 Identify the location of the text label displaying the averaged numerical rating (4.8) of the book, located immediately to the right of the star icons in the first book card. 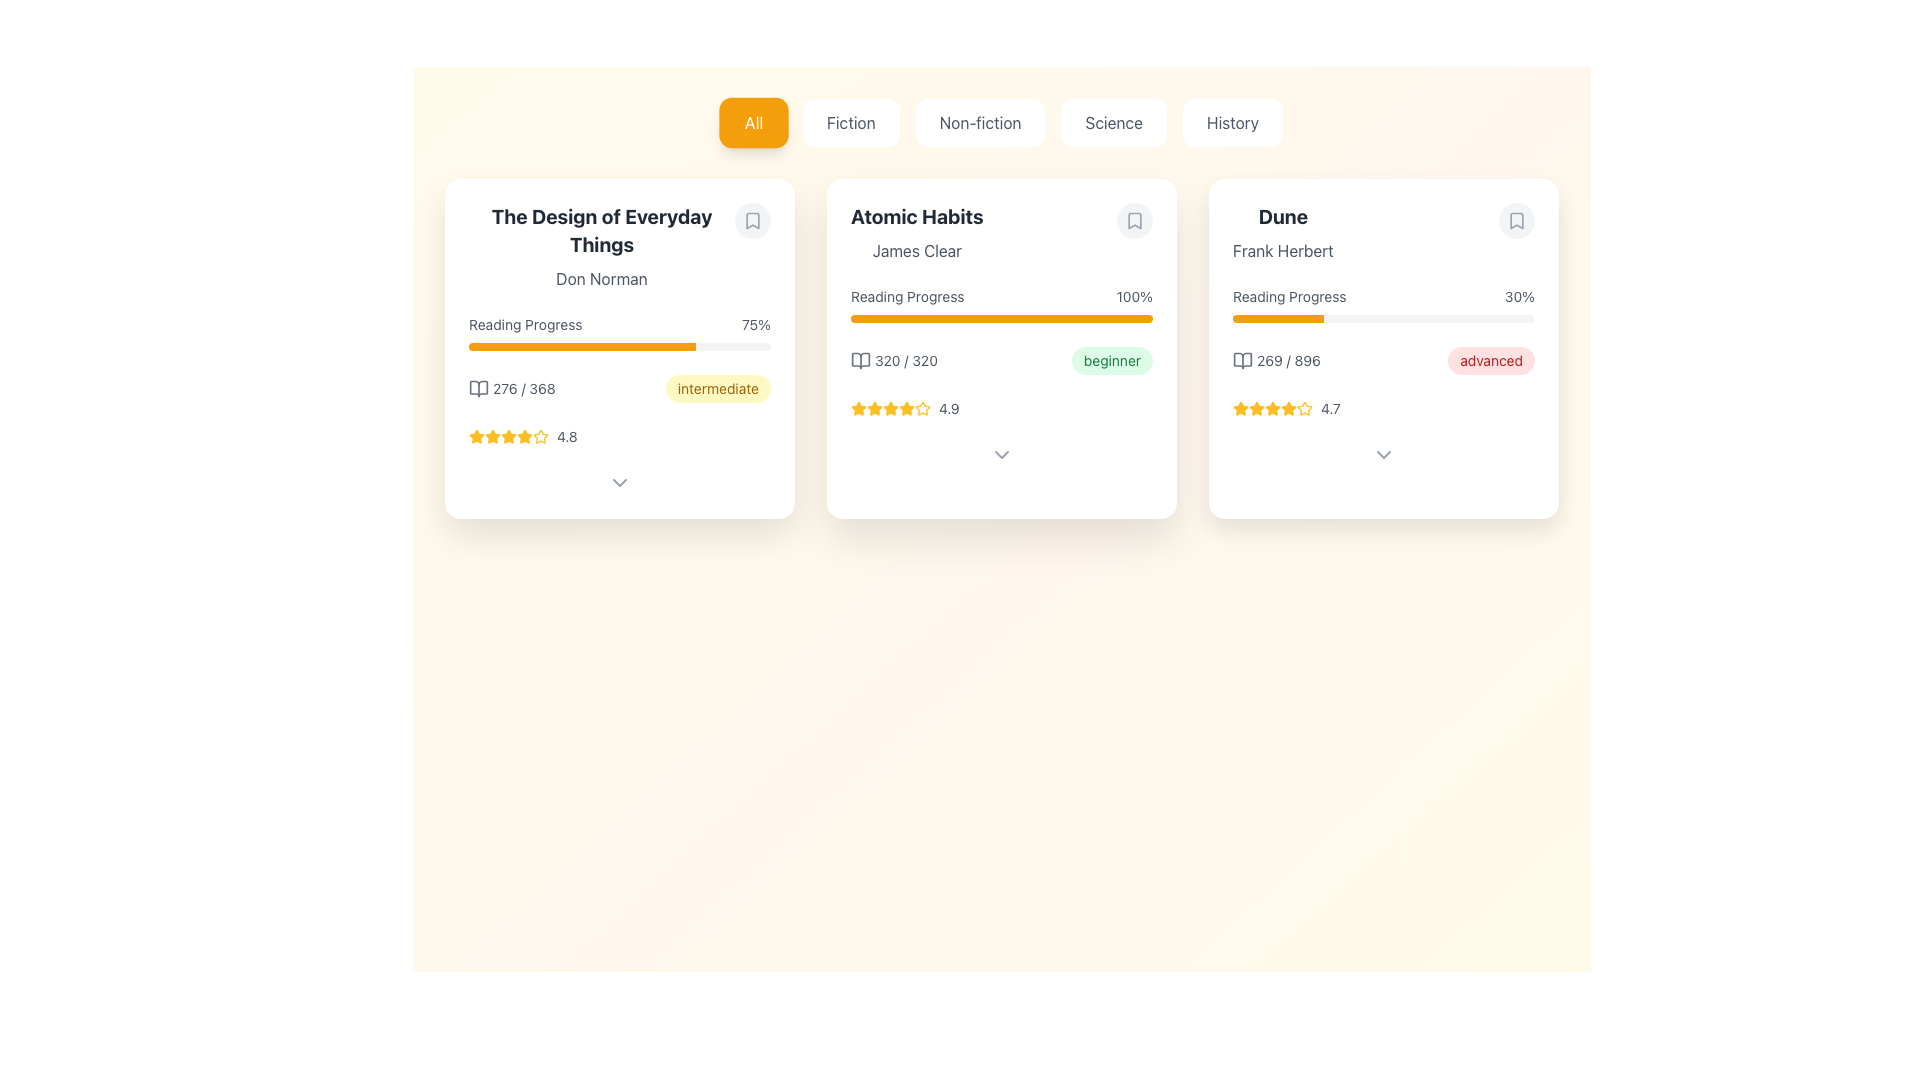
(566, 435).